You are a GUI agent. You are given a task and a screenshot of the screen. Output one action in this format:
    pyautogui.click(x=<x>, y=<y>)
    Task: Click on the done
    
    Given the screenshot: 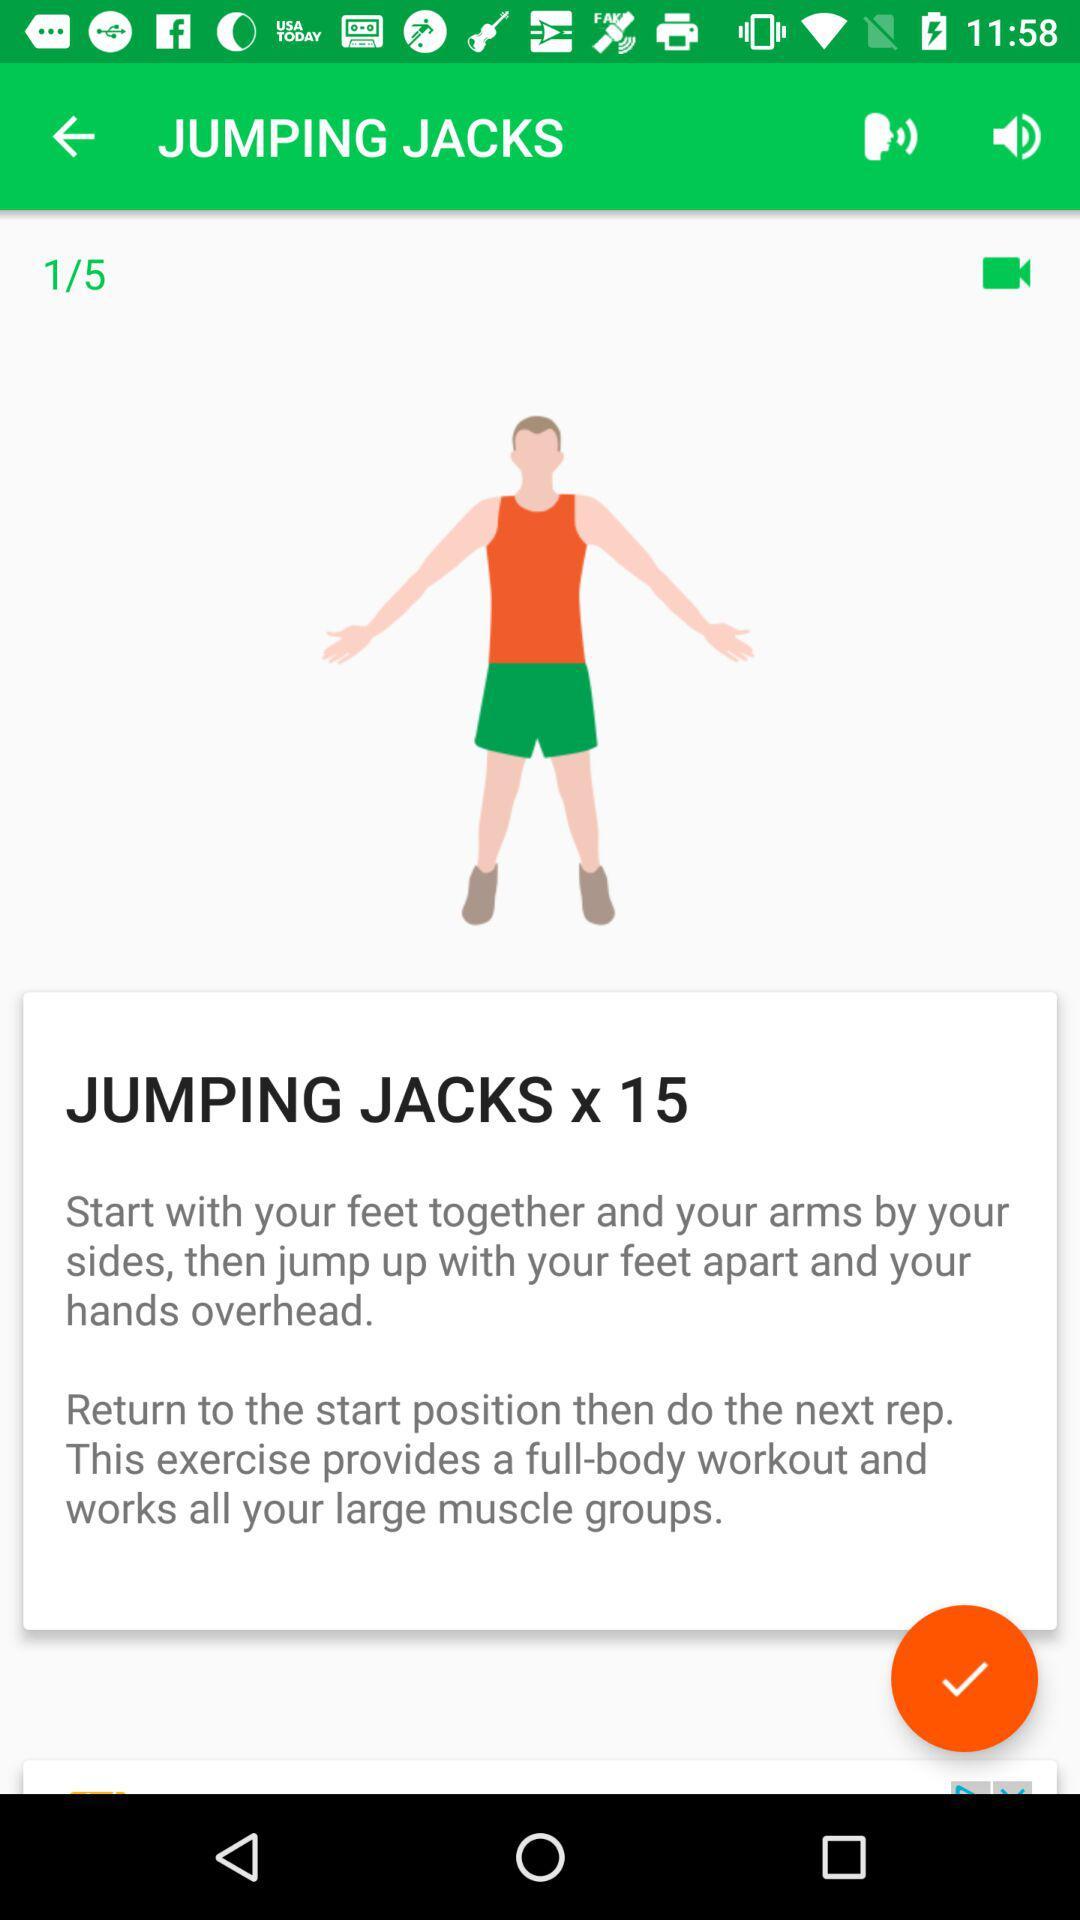 What is the action you would take?
    pyautogui.click(x=963, y=1678)
    